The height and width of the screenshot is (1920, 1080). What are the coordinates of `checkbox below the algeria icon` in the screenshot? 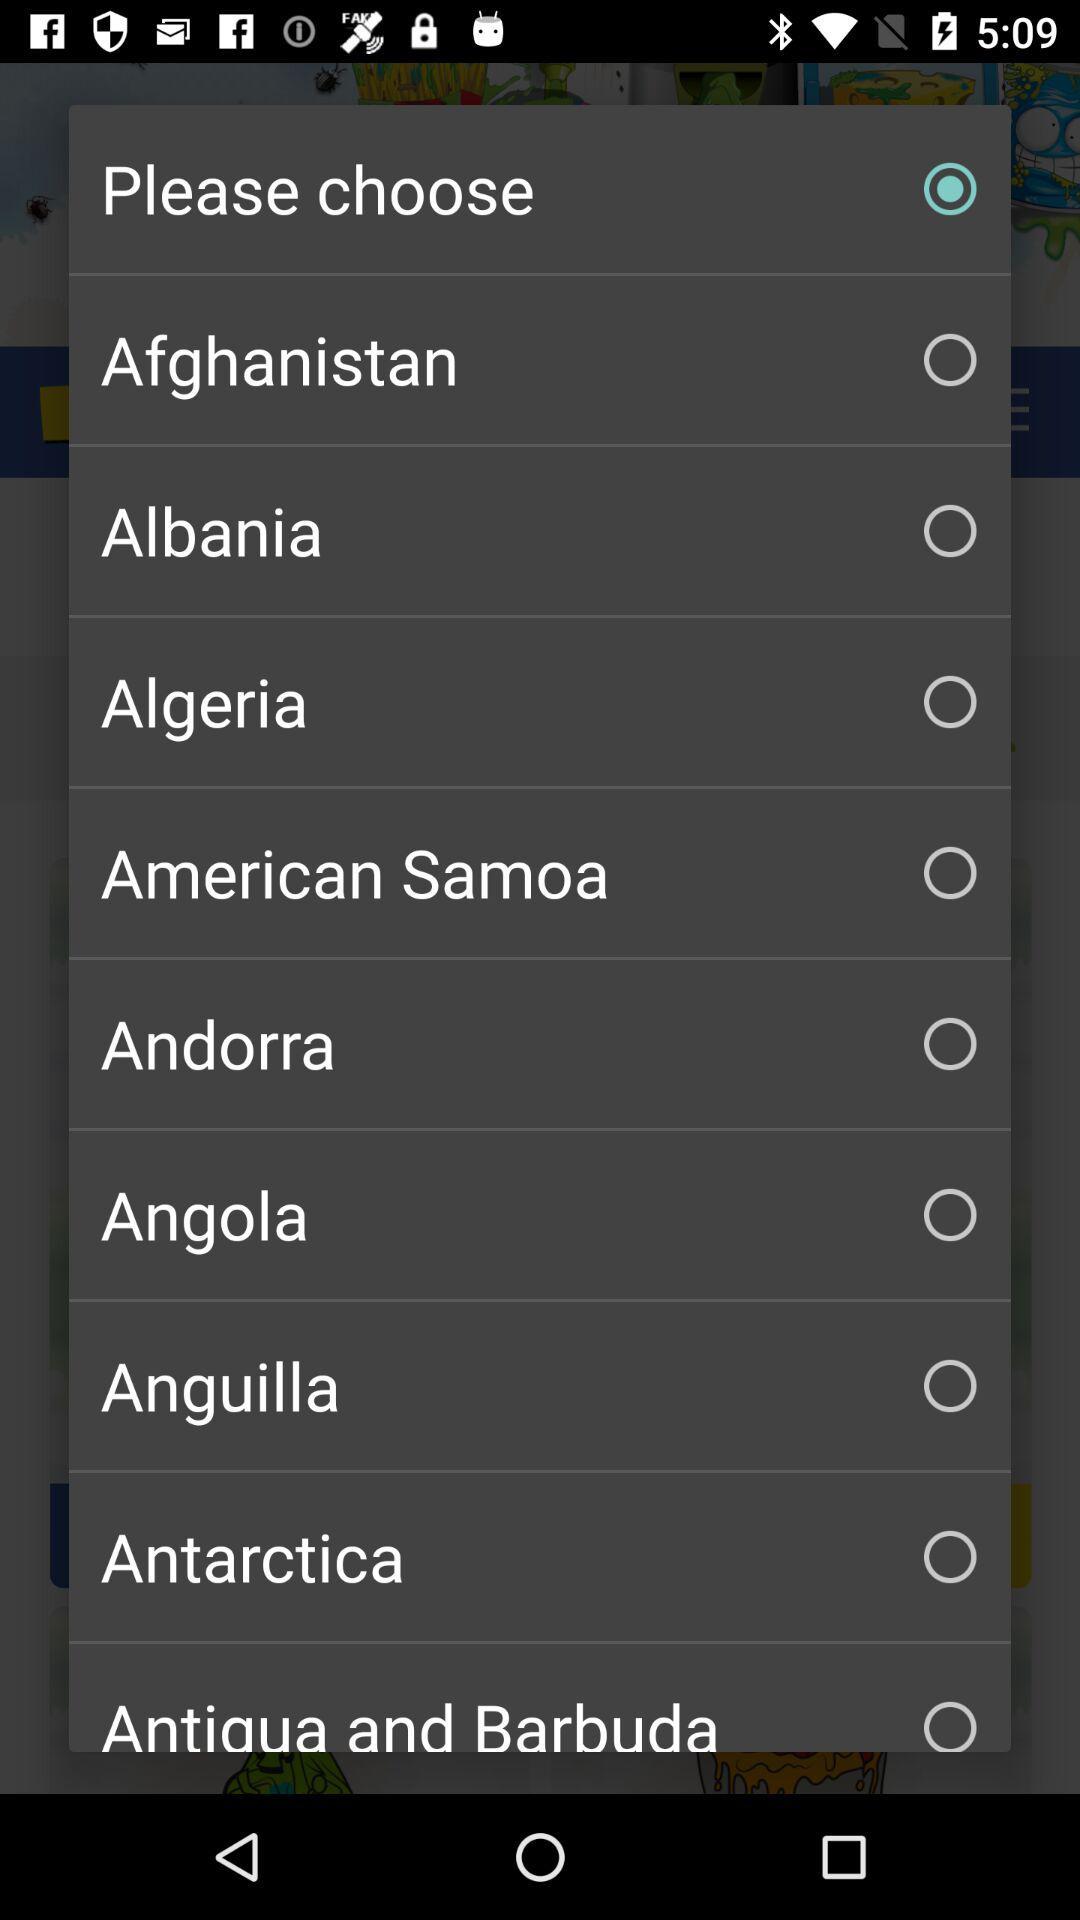 It's located at (540, 873).